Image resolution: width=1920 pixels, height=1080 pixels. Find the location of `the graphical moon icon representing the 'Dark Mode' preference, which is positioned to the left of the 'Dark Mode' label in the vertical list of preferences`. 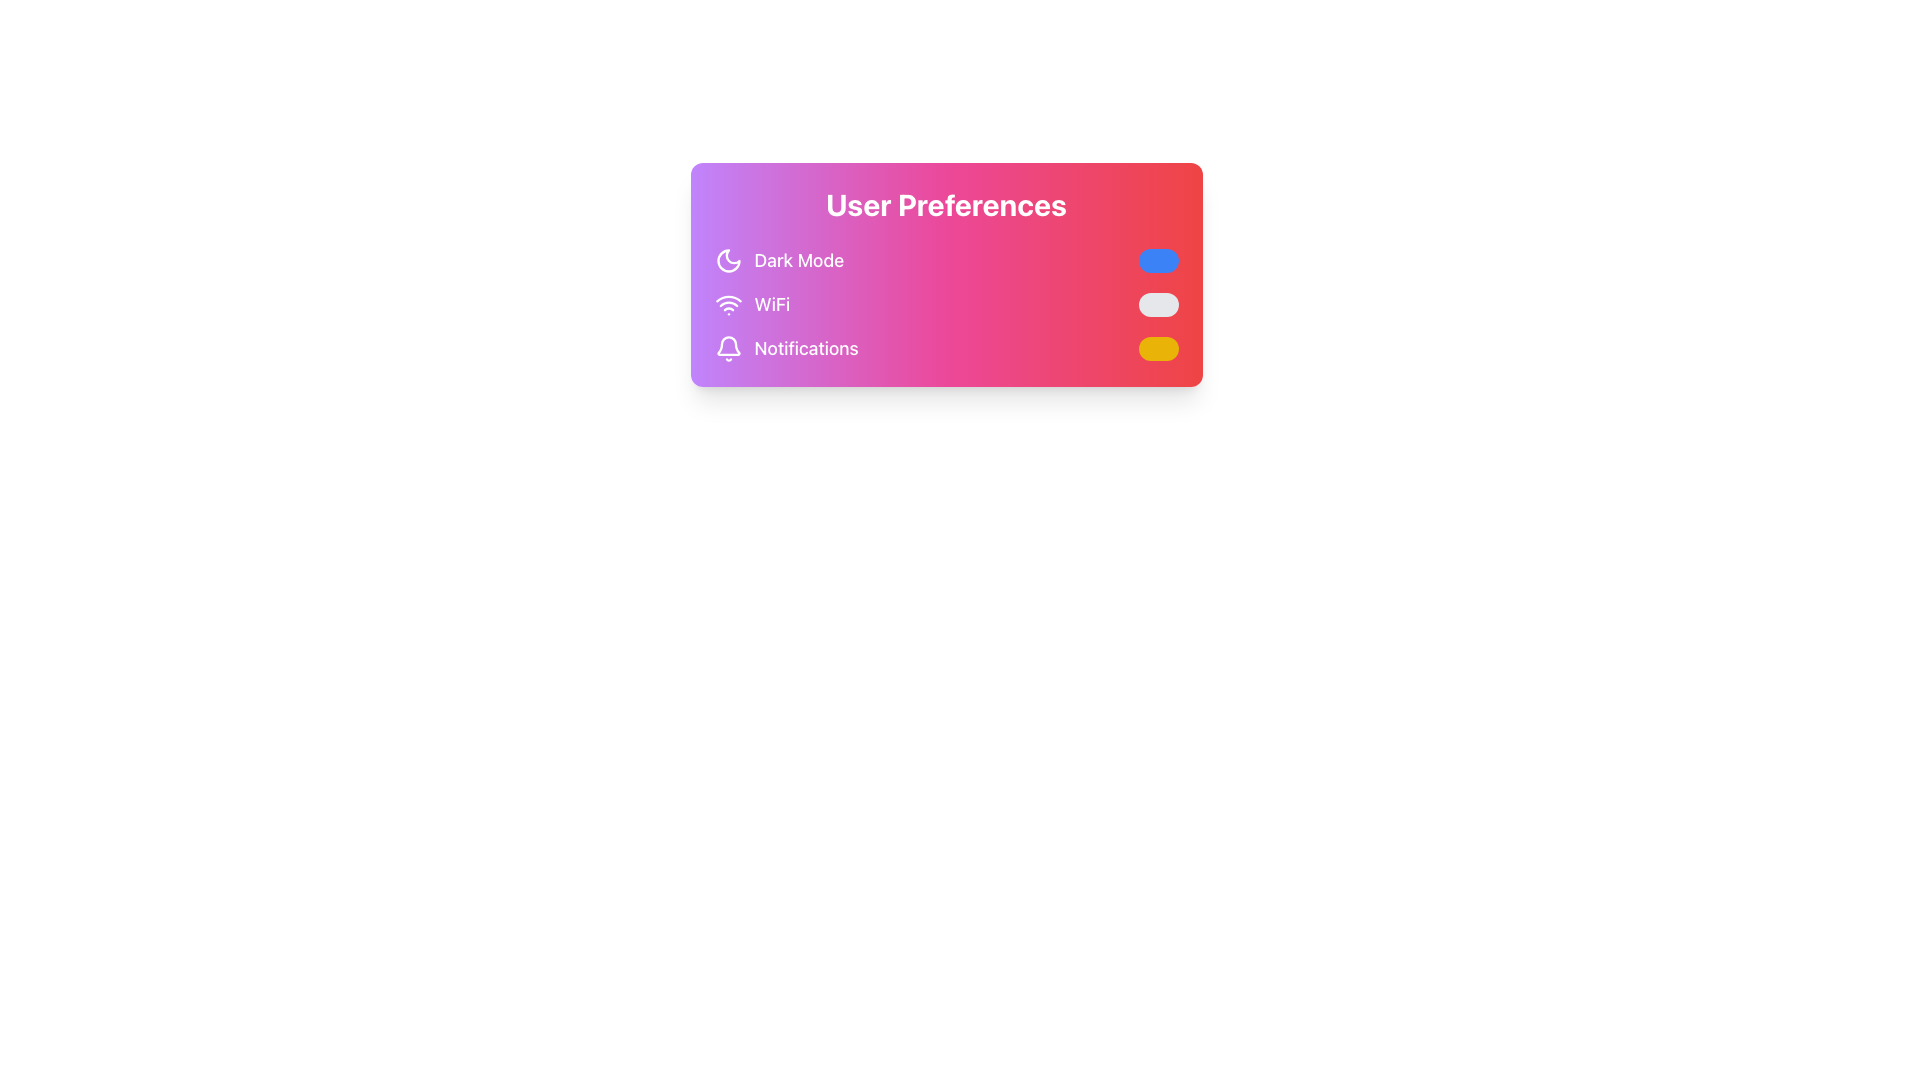

the graphical moon icon representing the 'Dark Mode' preference, which is positioned to the left of the 'Dark Mode' label in the vertical list of preferences is located at coordinates (727, 260).